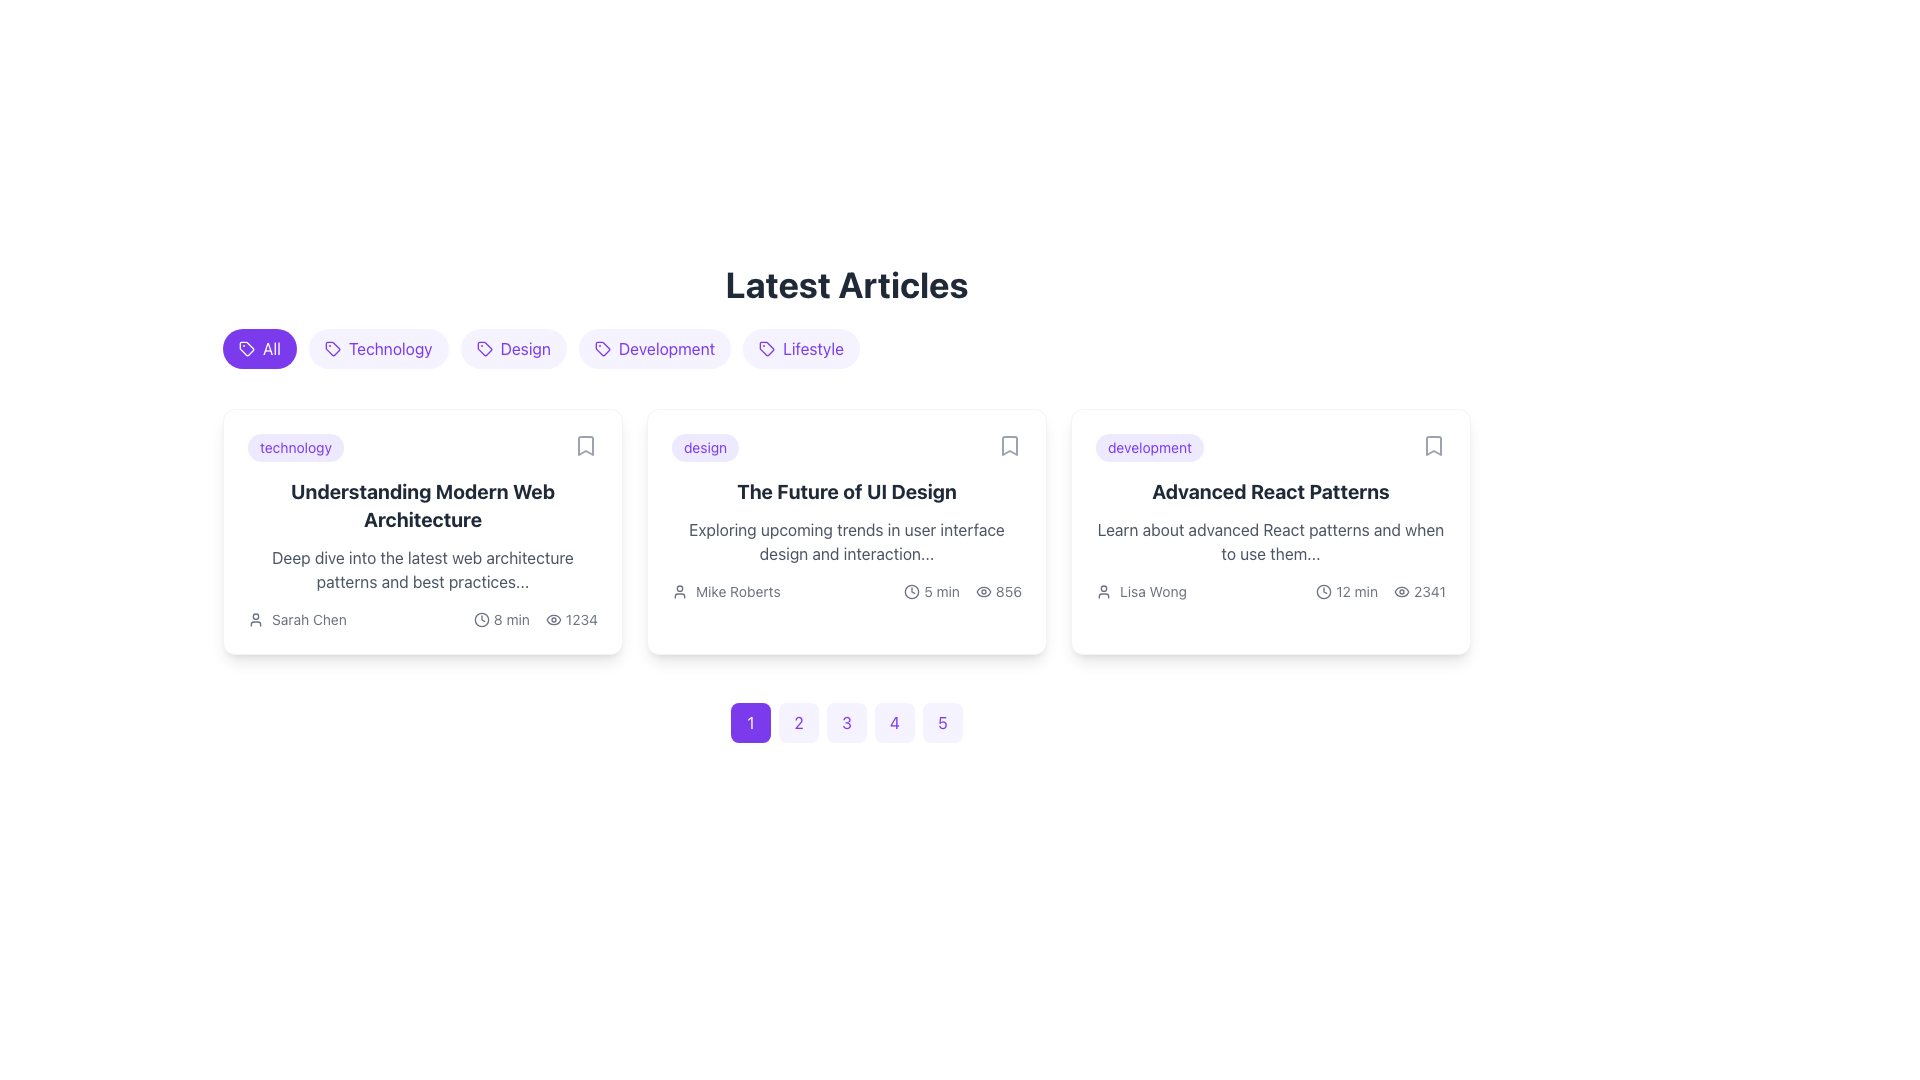 This screenshot has width=1920, height=1080. What do you see at coordinates (1324, 590) in the screenshot?
I see `the circular SVG component inside the clock icon located at the bottom-right corner of the card labeled 'Advanced React Patterns'` at bounding box center [1324, 590].